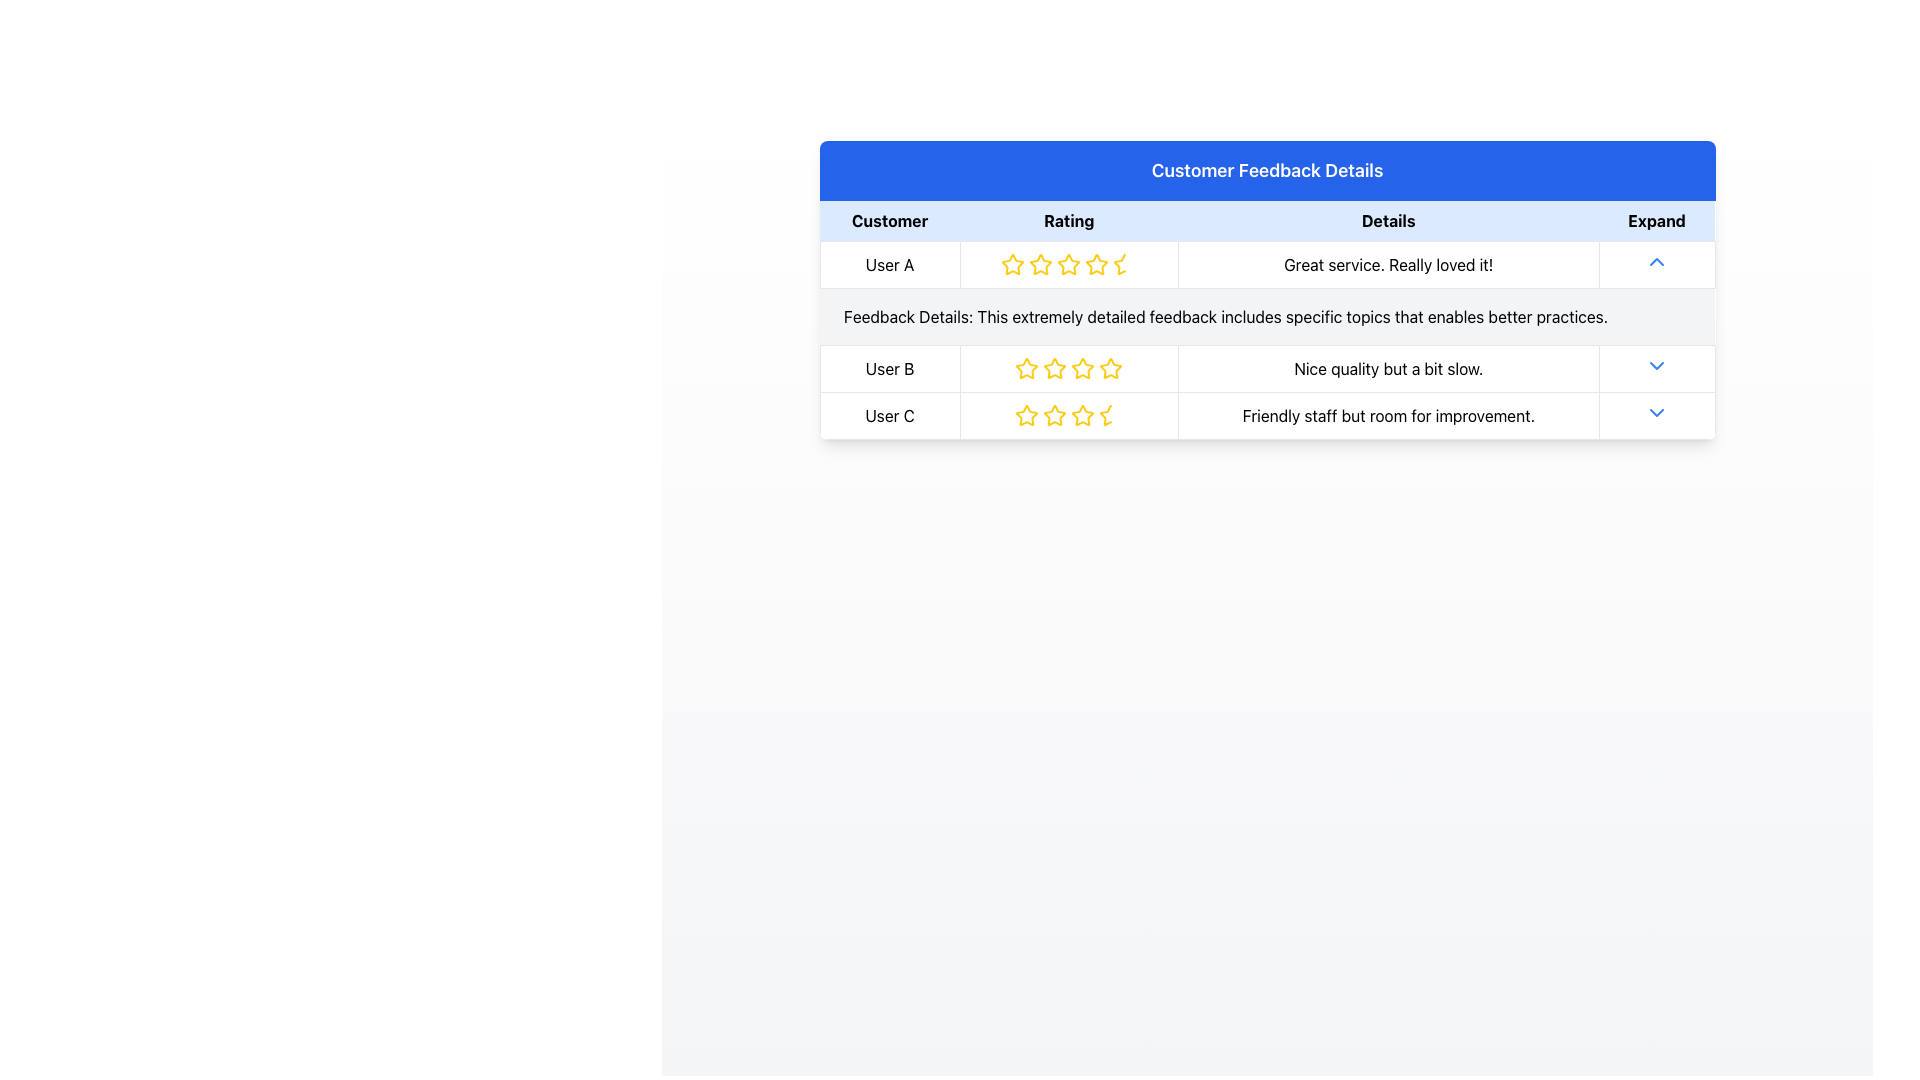 Image resolution: width=1920 pixels, height=1080 pixels. I want to click on the third yellow star icon in the rating column associated with 'User B' in the 'Customer Feedback Details' table, so click(1082, 368).